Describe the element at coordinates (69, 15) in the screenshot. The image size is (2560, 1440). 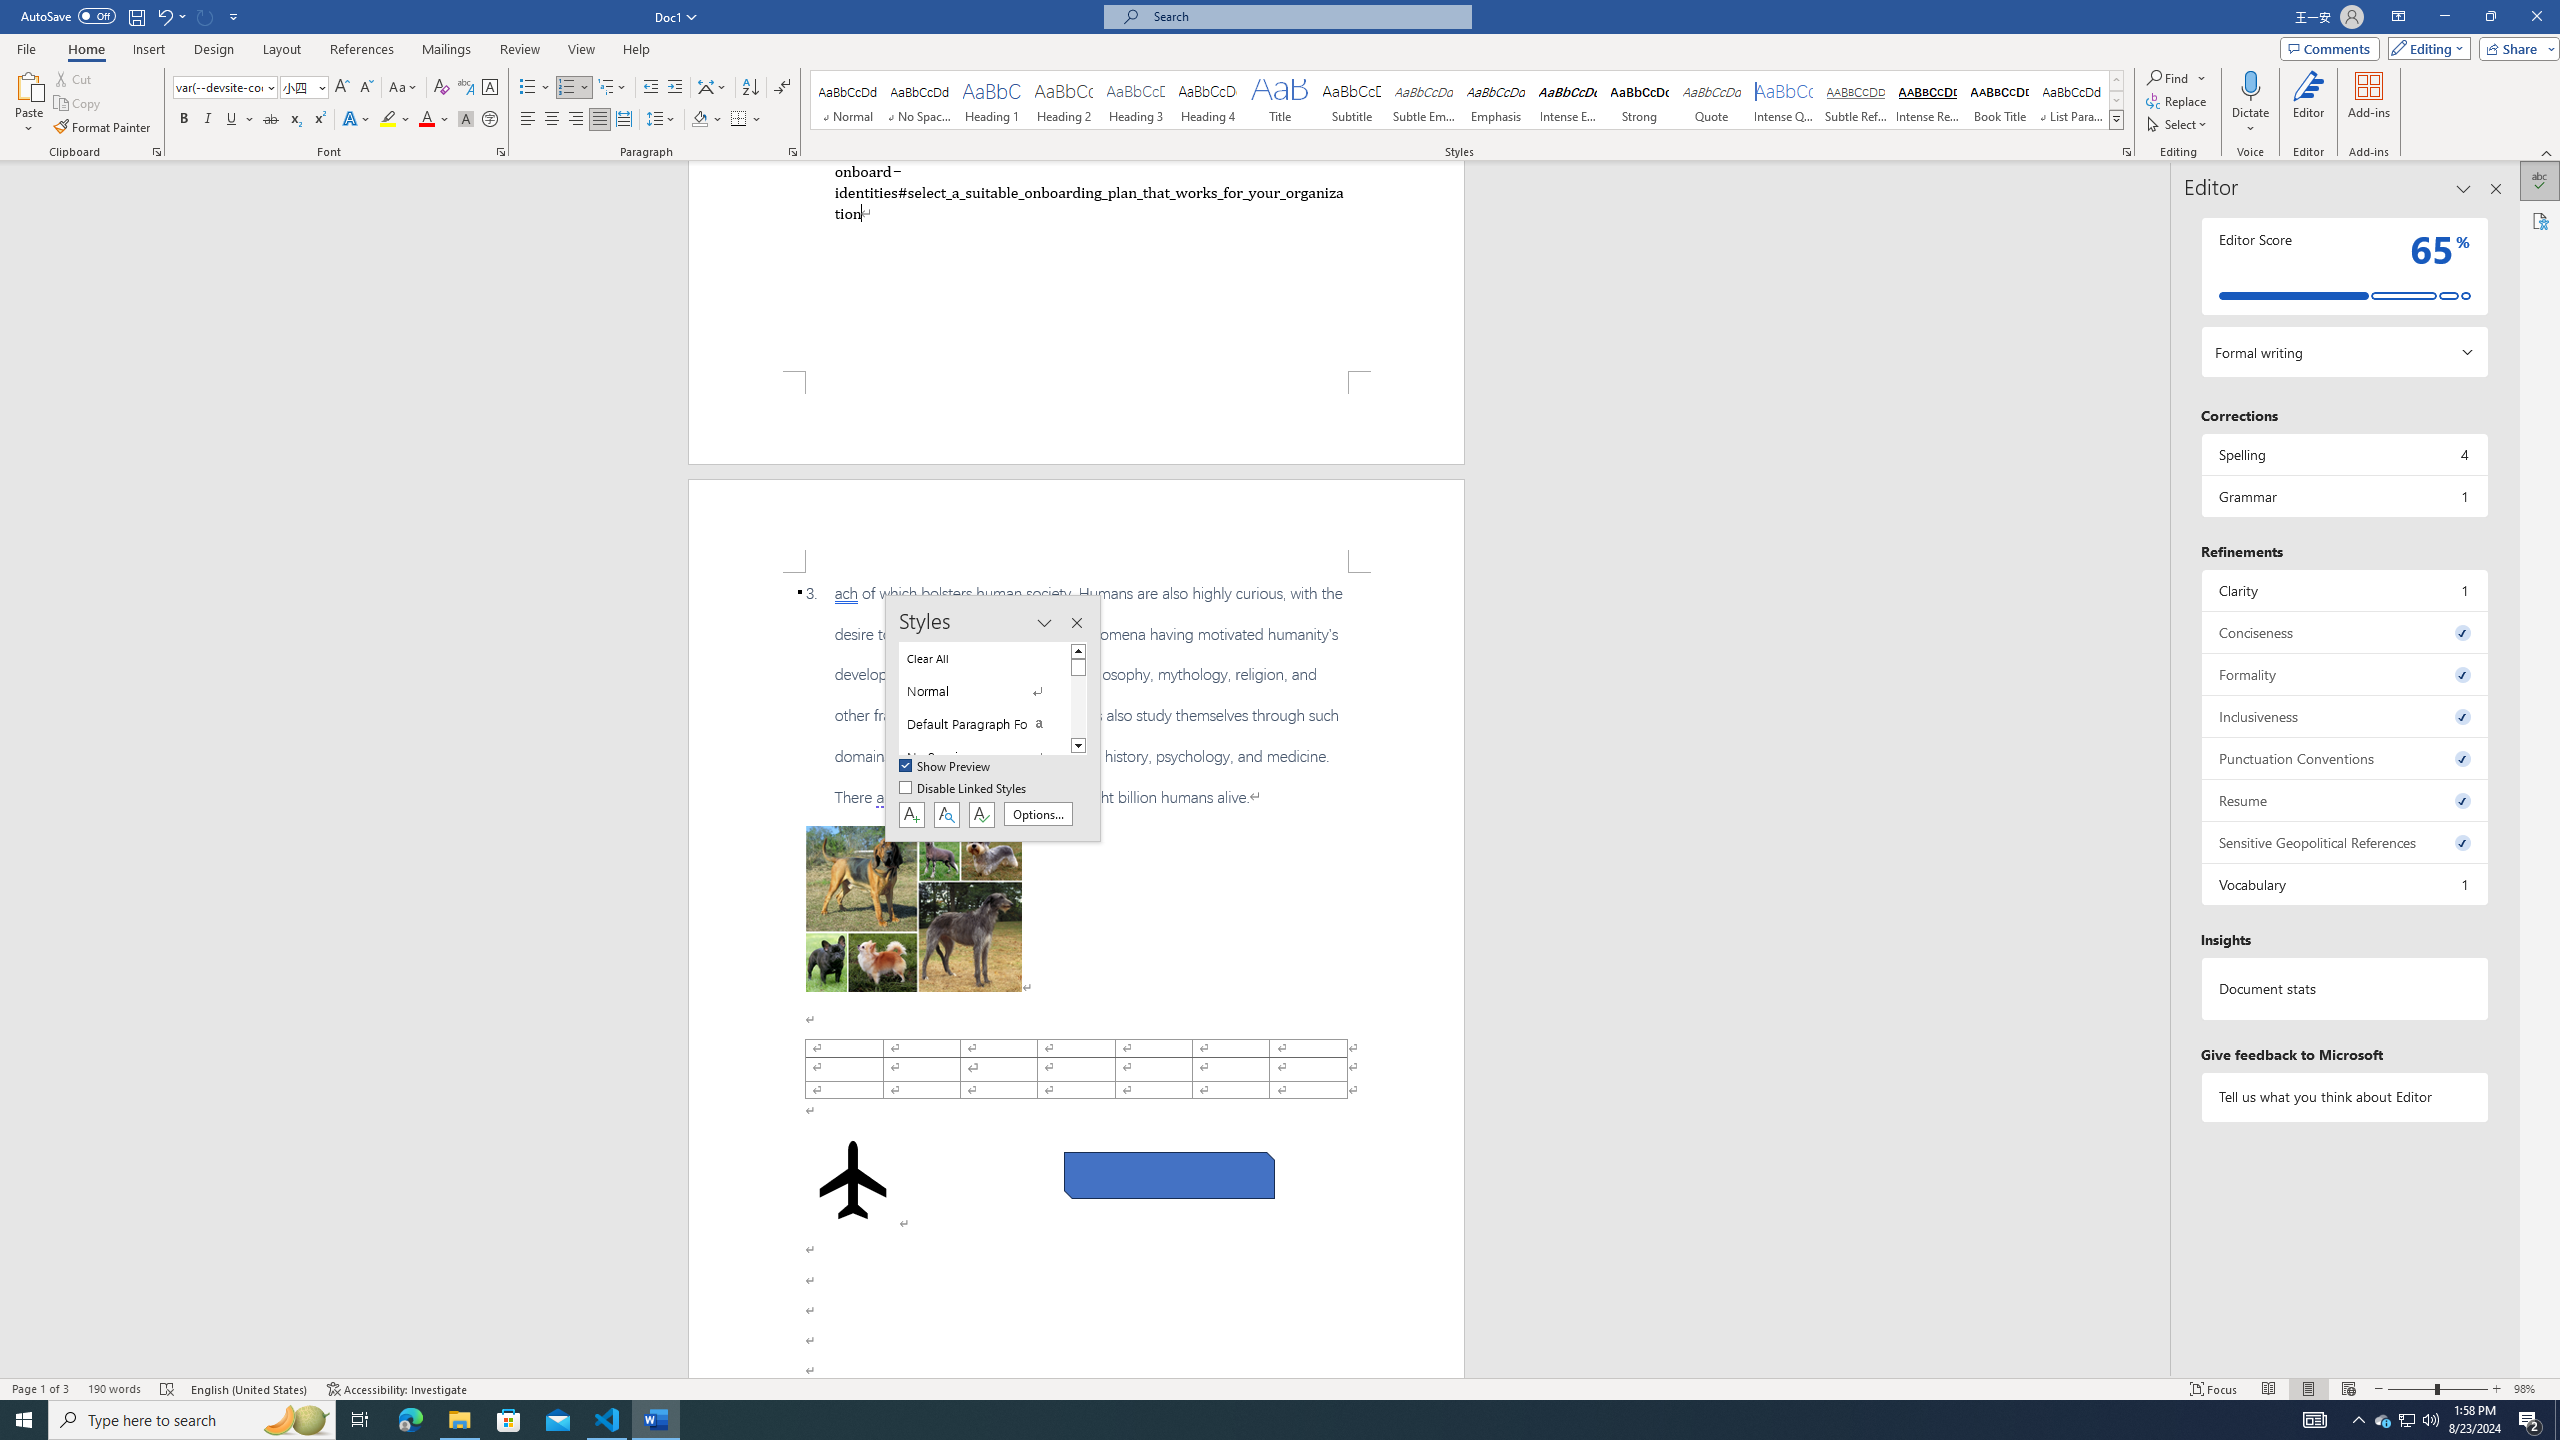
I see `'AutoSave'` at that location.